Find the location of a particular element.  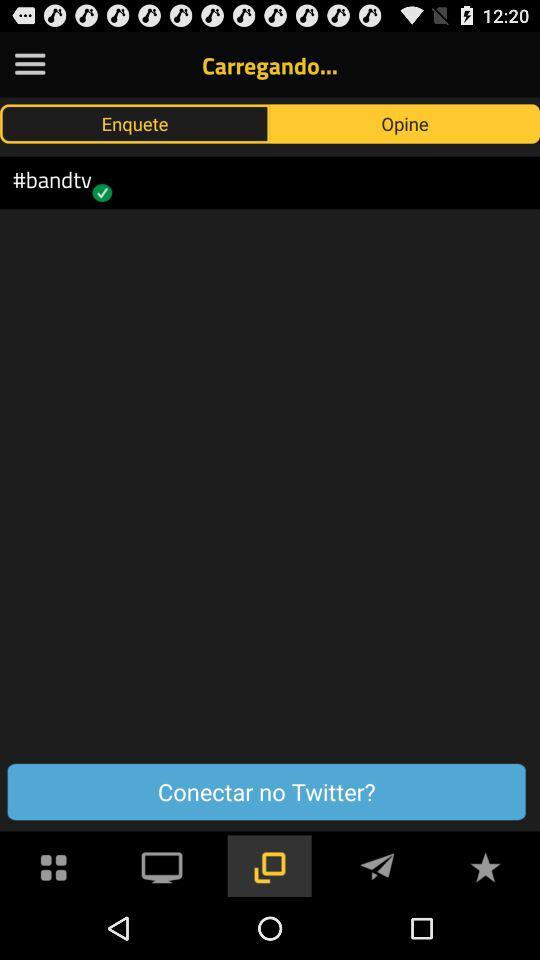

the menu icon is located at coordinates (29, 68).